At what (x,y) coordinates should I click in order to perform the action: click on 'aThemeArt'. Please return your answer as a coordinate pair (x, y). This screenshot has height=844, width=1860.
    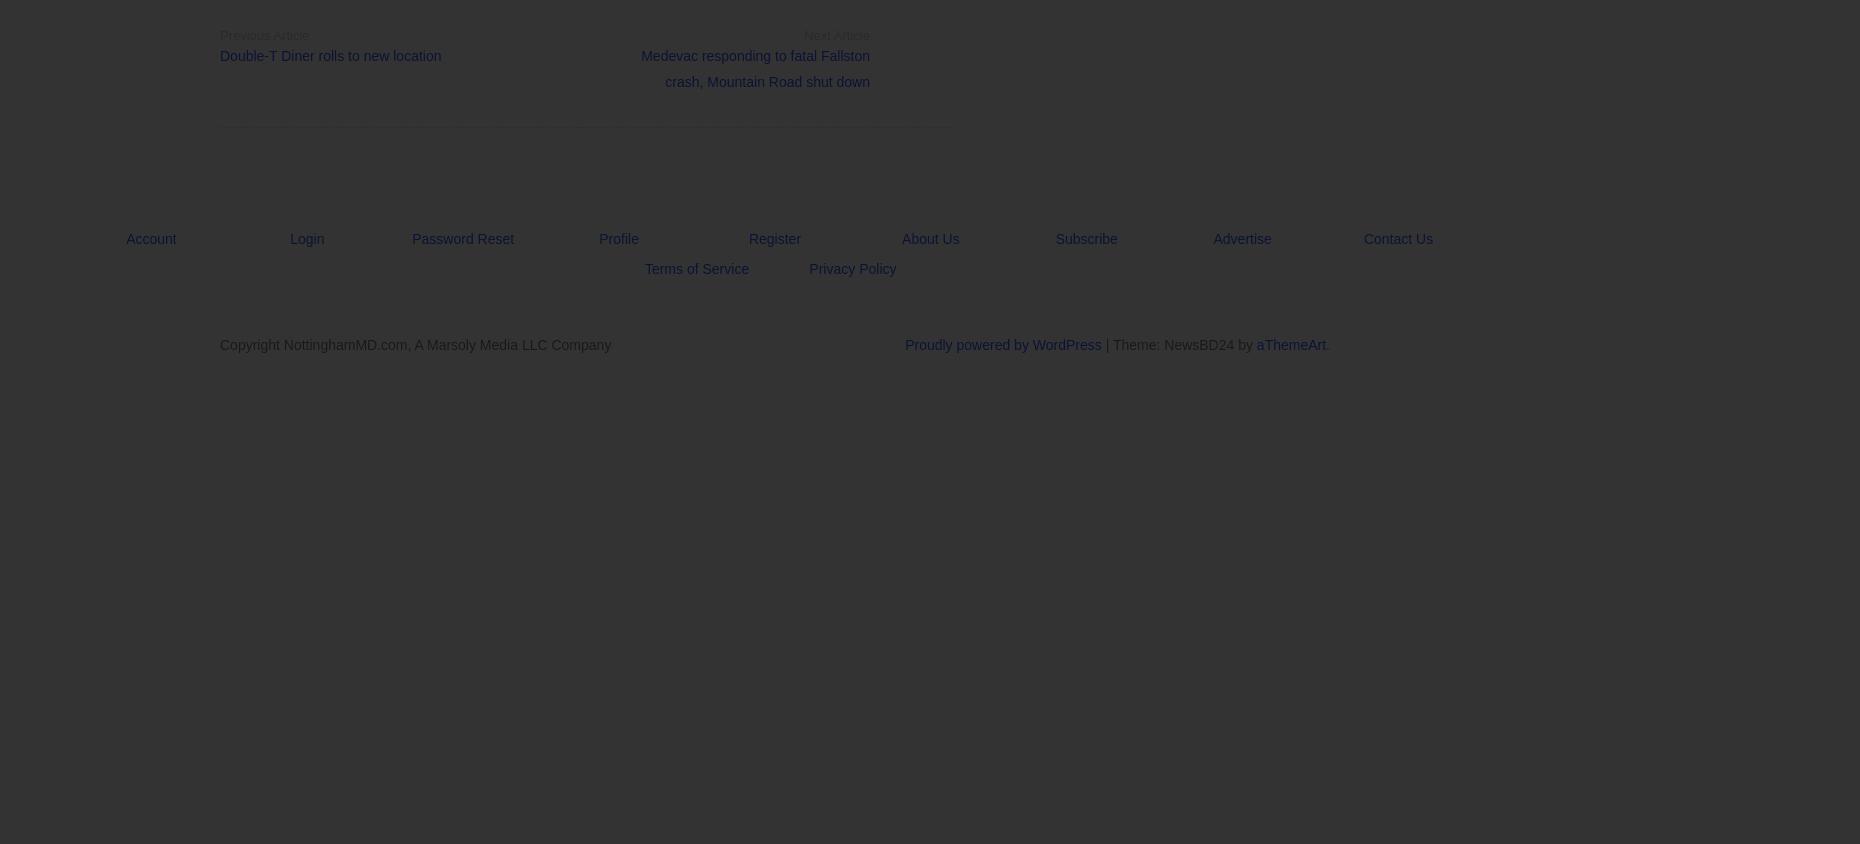
    Looking at the image, I should click on (1255, 345).